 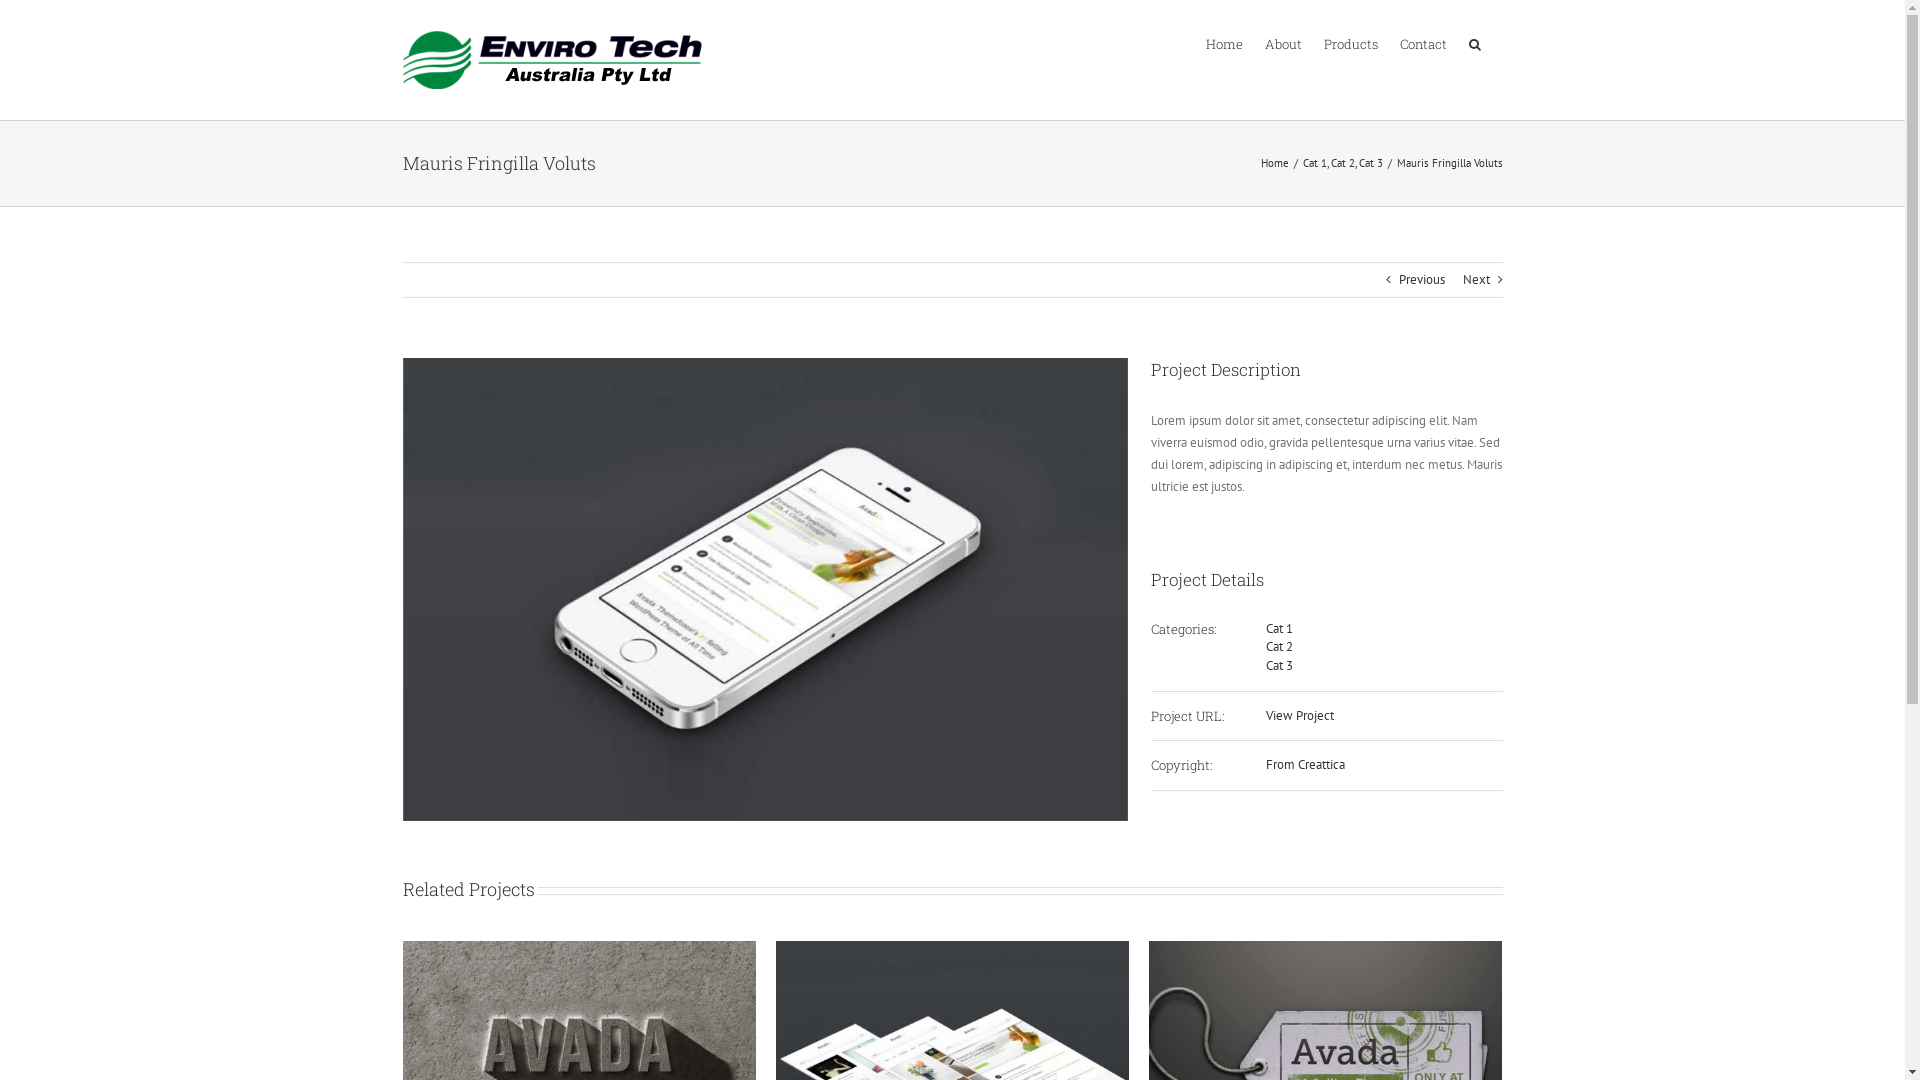 What do you see at coordinates (1282, 42) in the screenshot?
I see `'About'` at bounding box center [1282, 42].